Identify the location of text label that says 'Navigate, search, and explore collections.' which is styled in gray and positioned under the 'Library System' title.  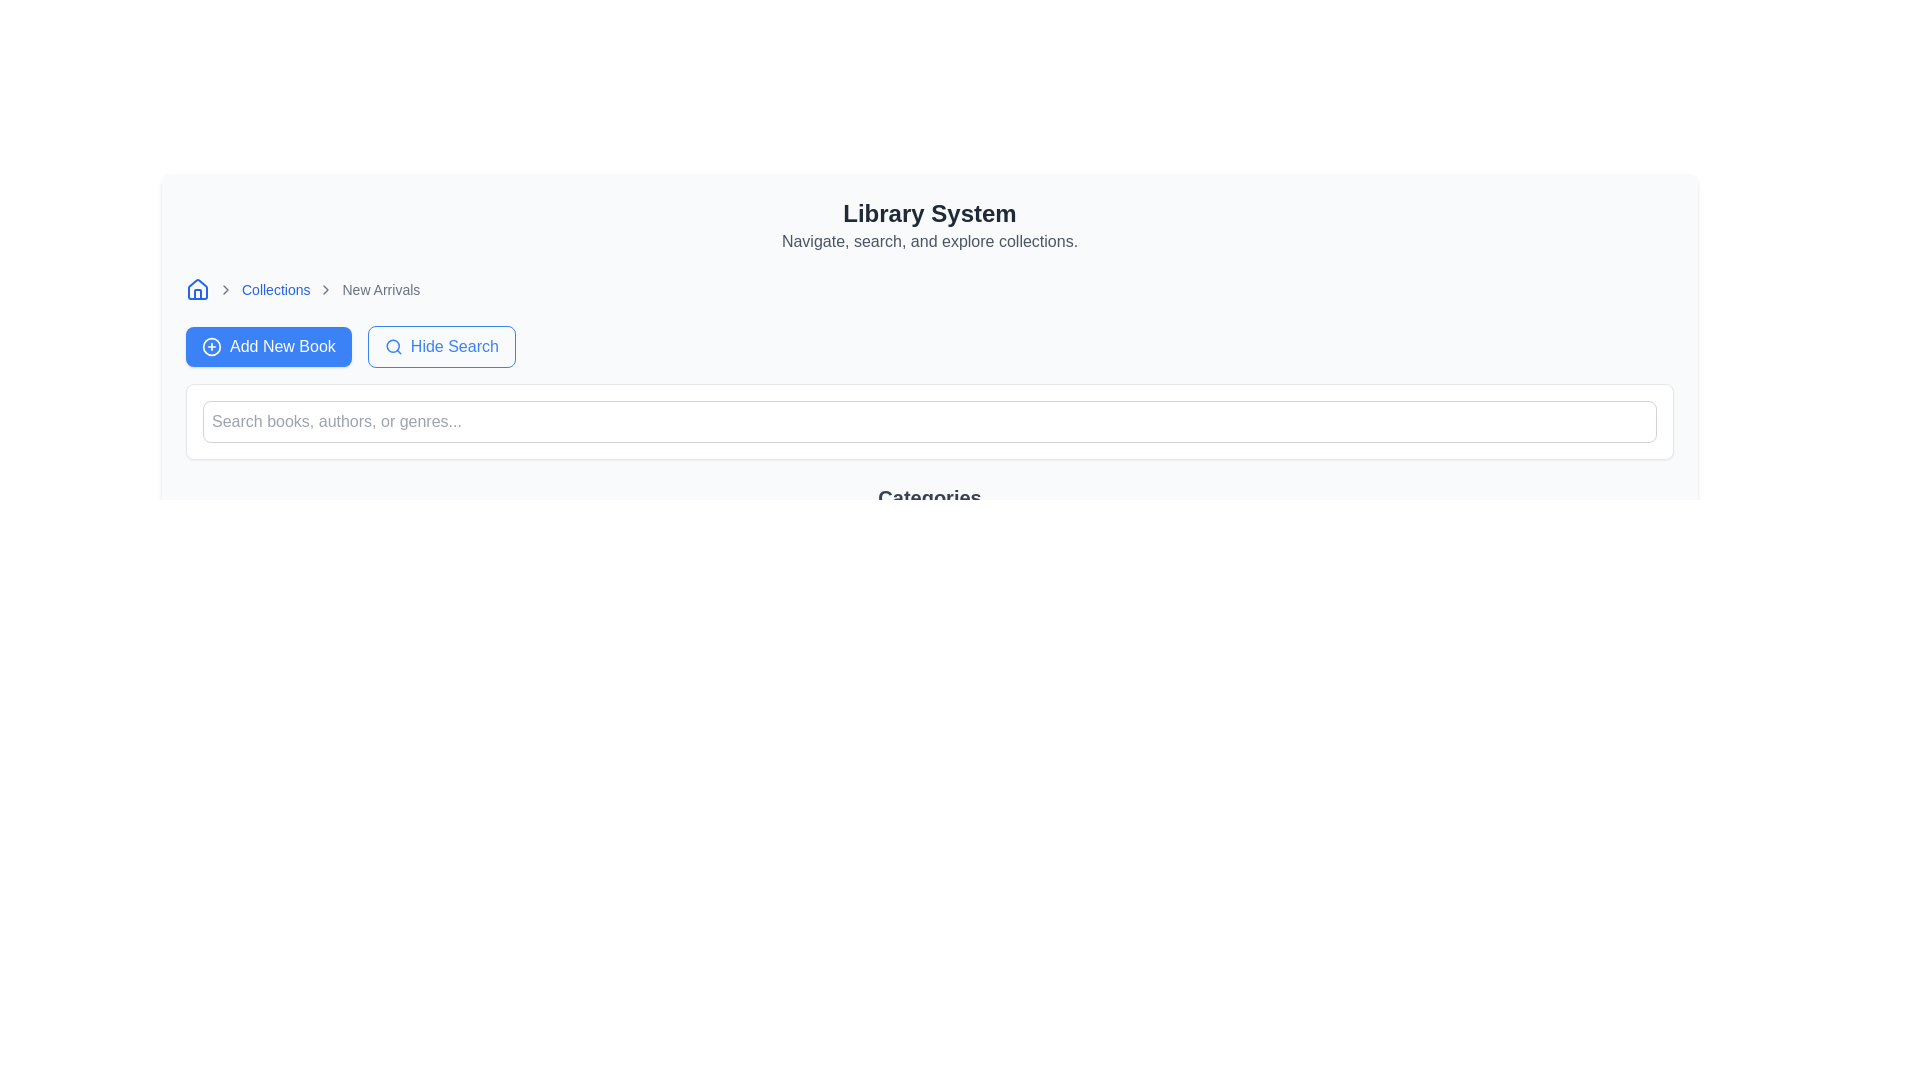
(929, 241).